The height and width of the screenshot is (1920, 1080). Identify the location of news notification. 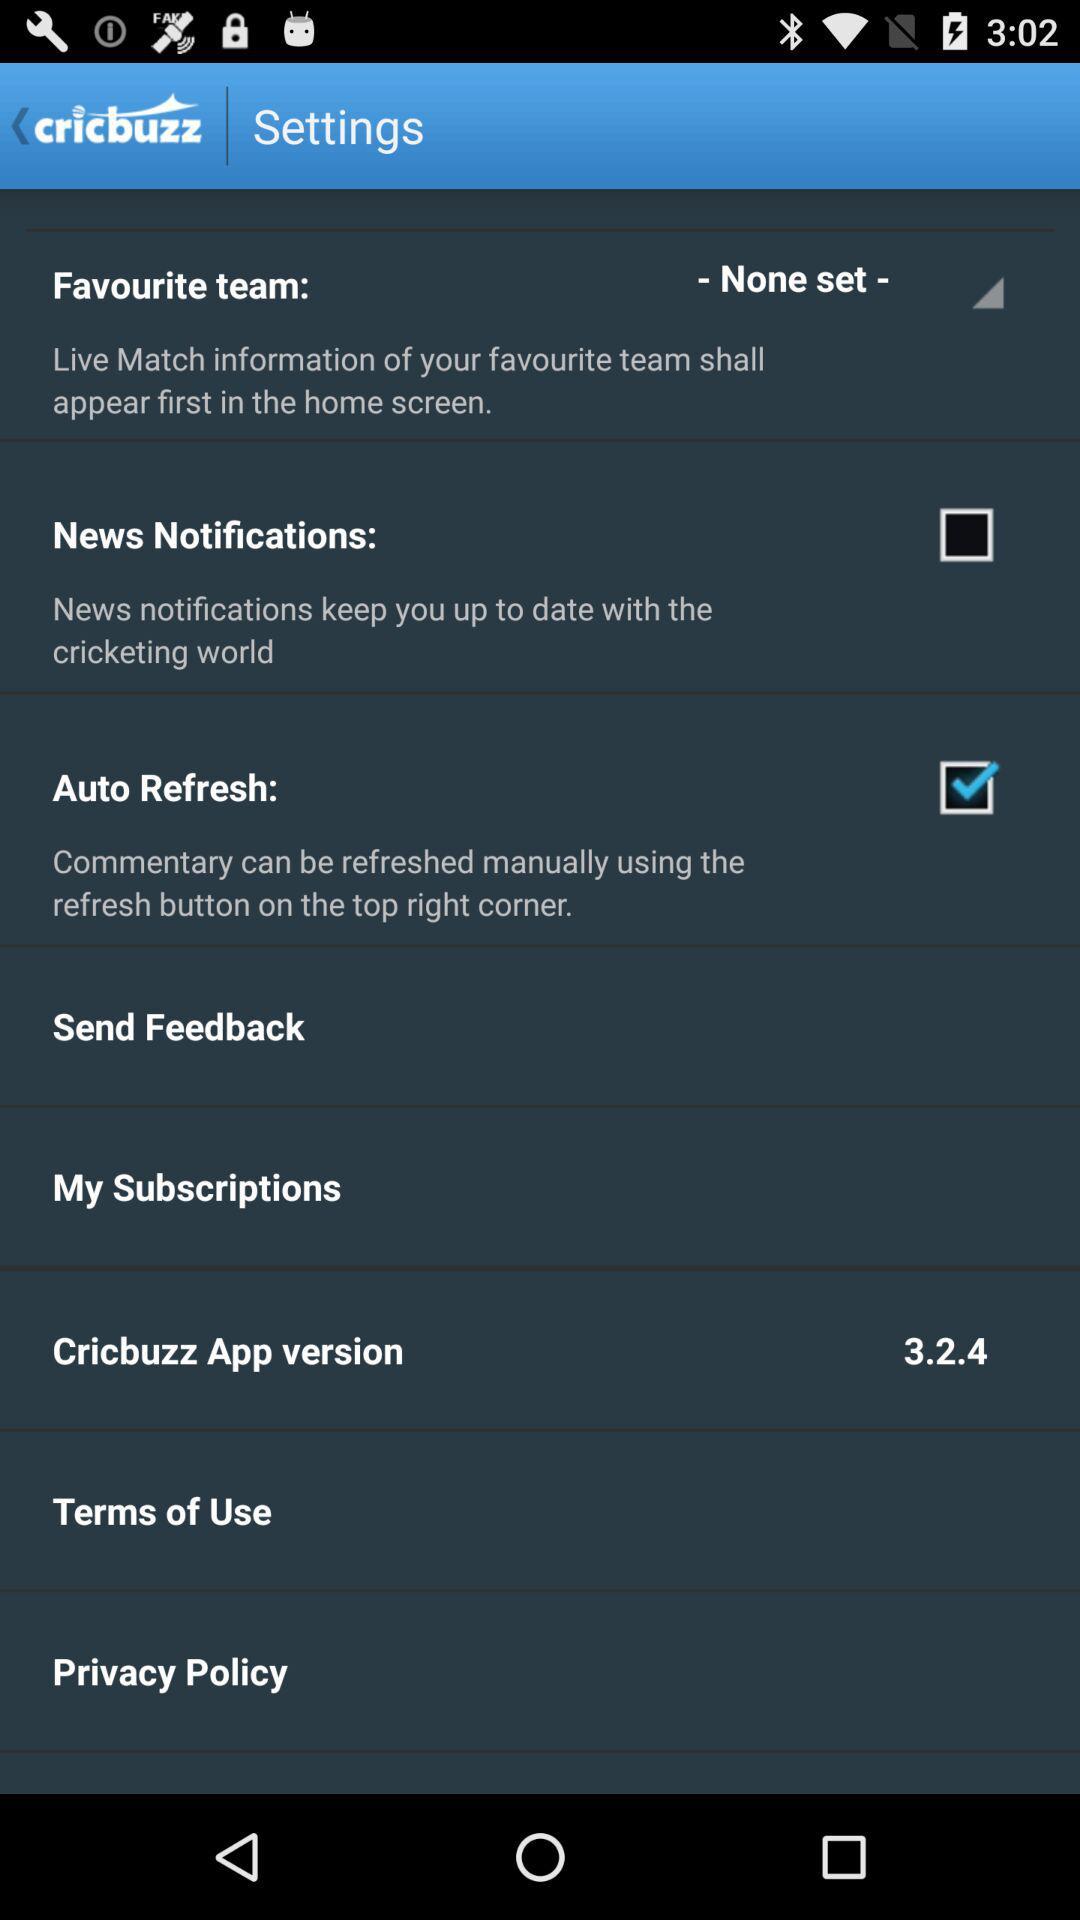
(966, 533).